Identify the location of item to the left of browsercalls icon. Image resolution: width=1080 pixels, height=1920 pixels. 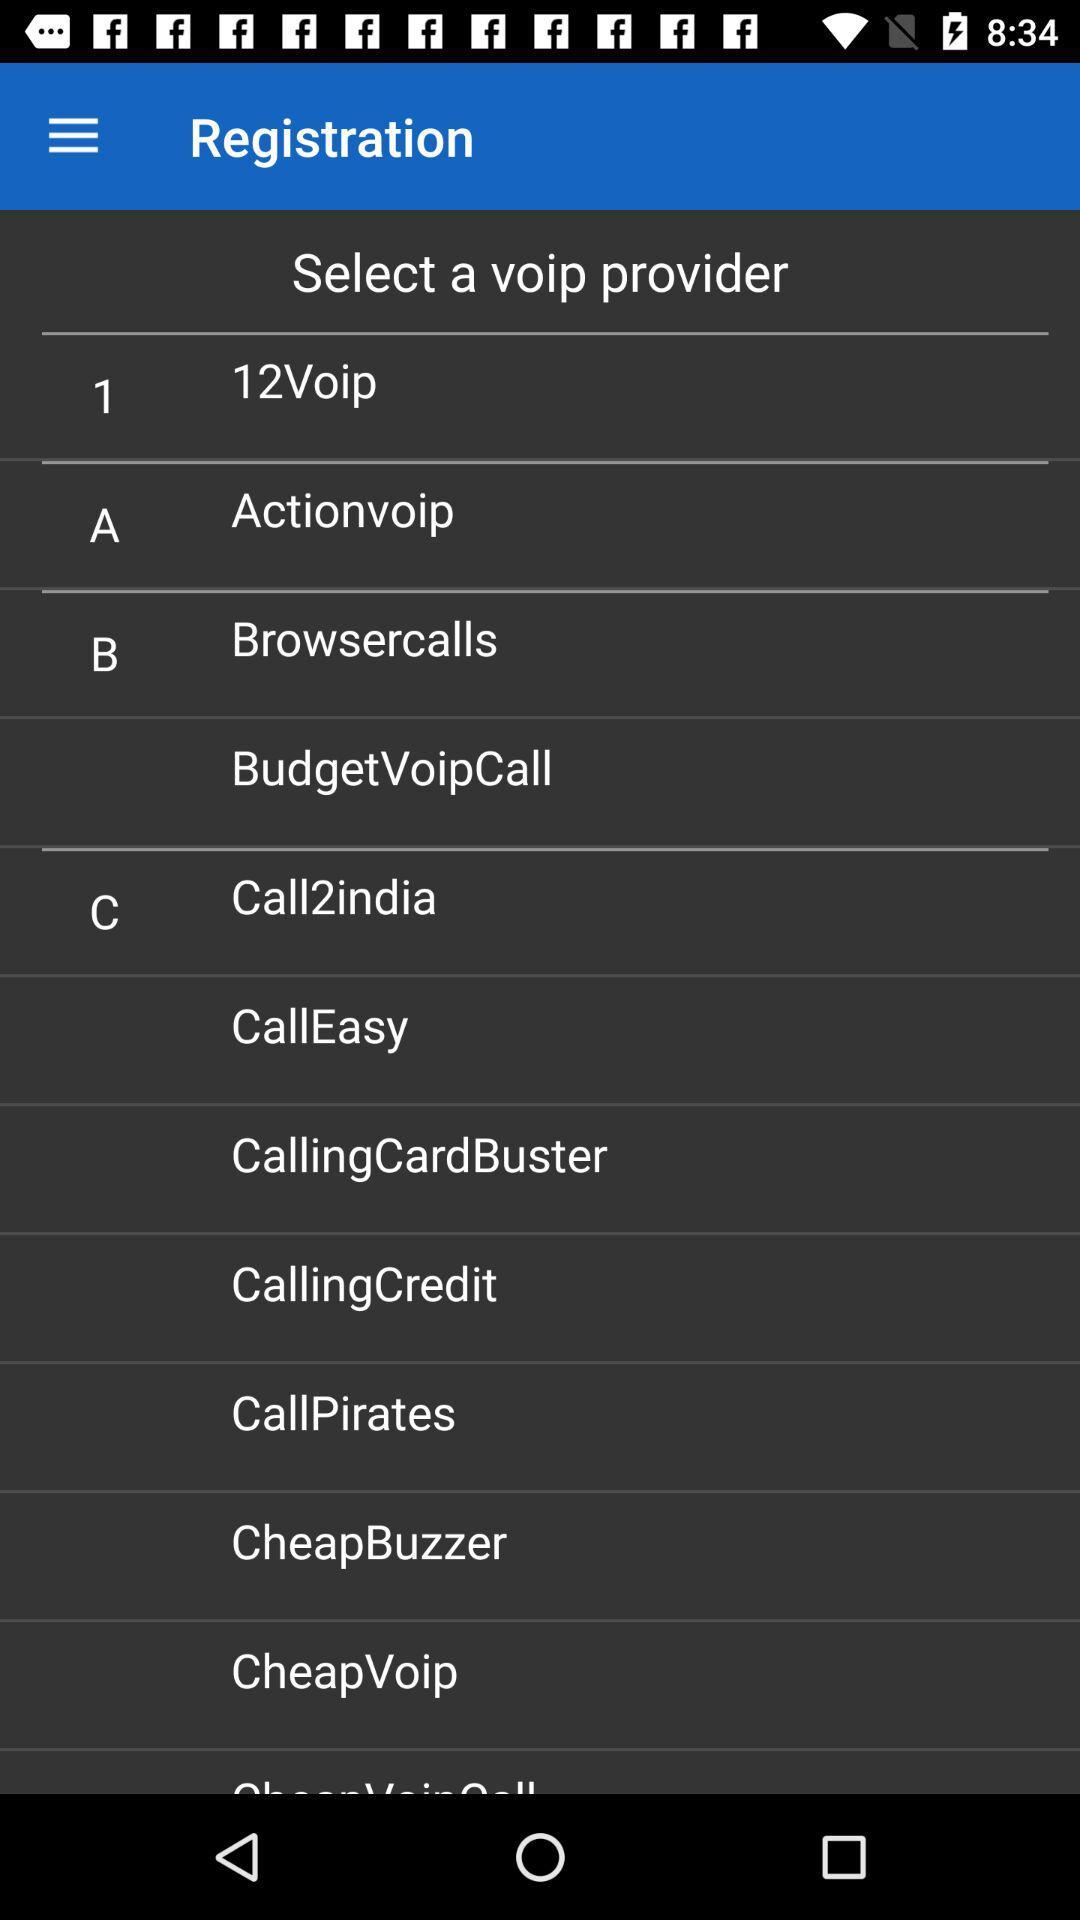
(104, 652).